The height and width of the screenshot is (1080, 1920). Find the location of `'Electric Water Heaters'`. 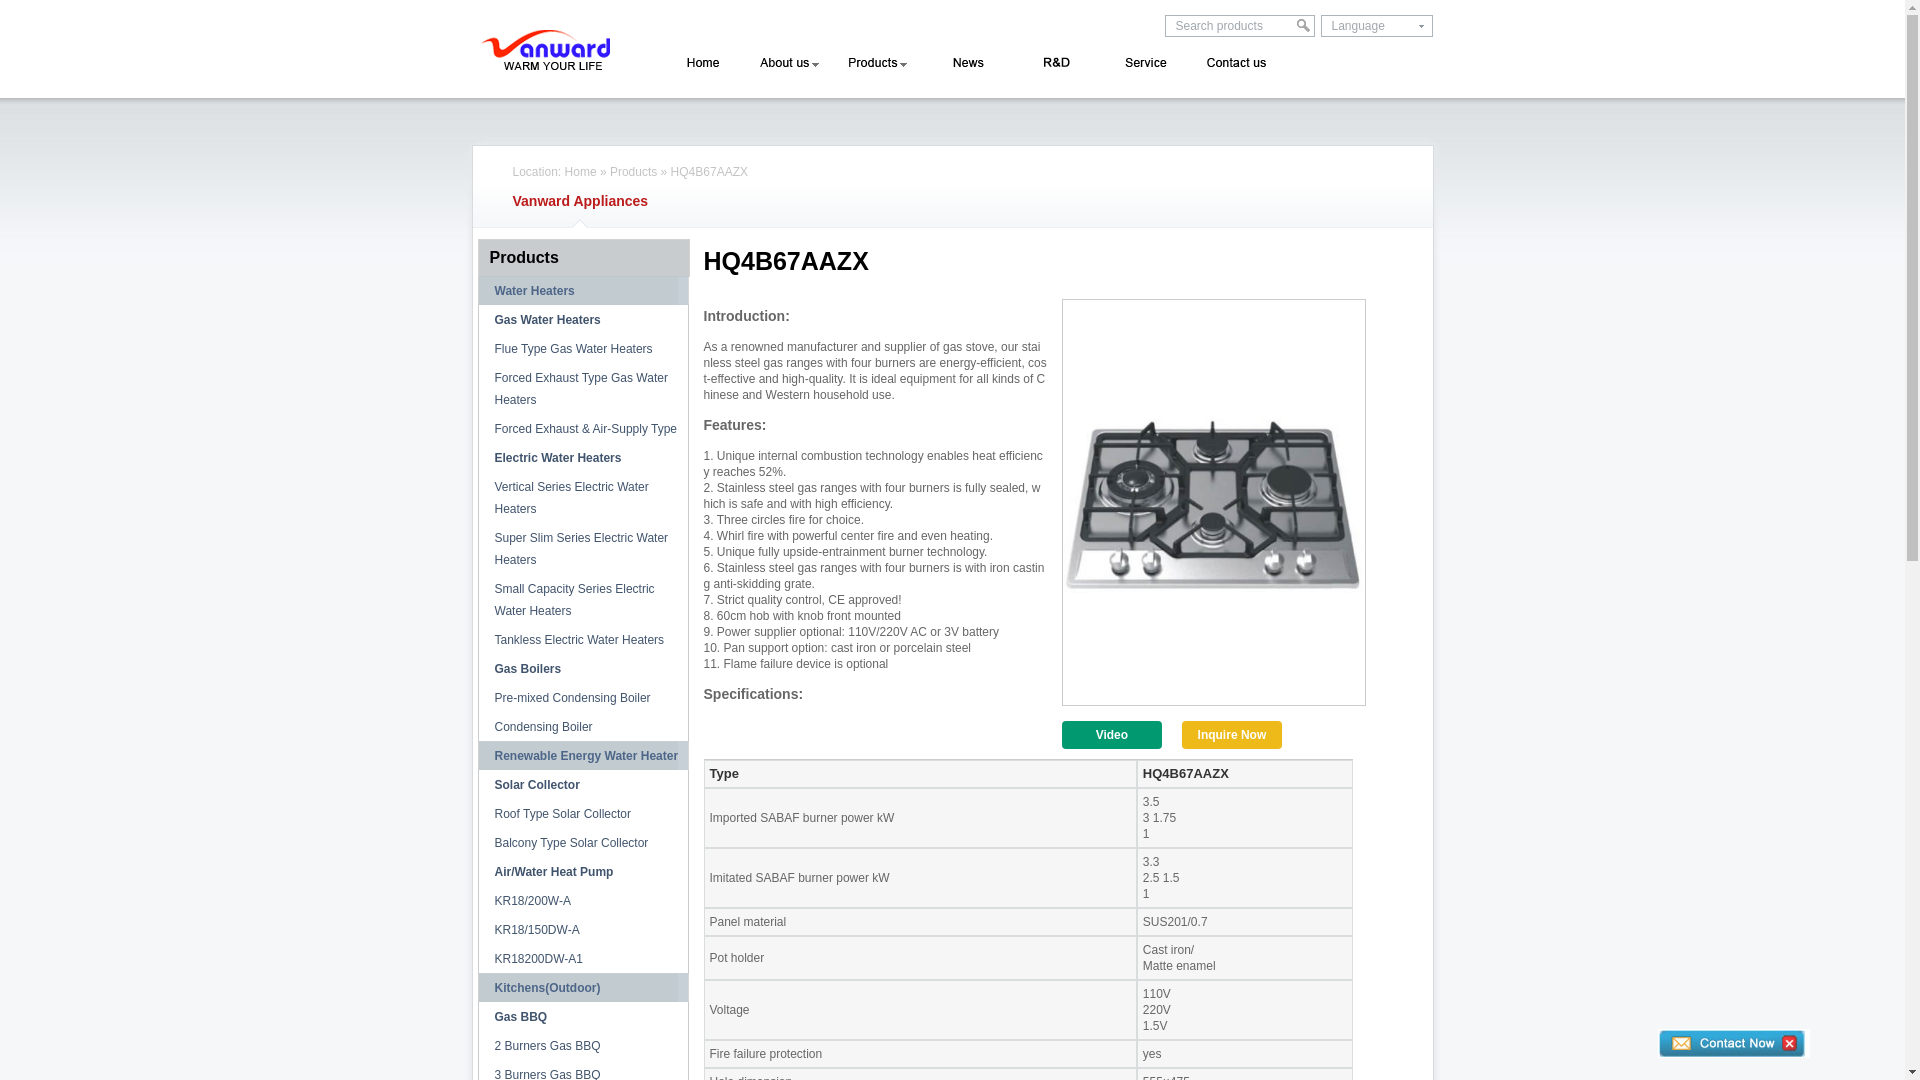

'Electric Water Heaters' is located at coordinates (582, 458).